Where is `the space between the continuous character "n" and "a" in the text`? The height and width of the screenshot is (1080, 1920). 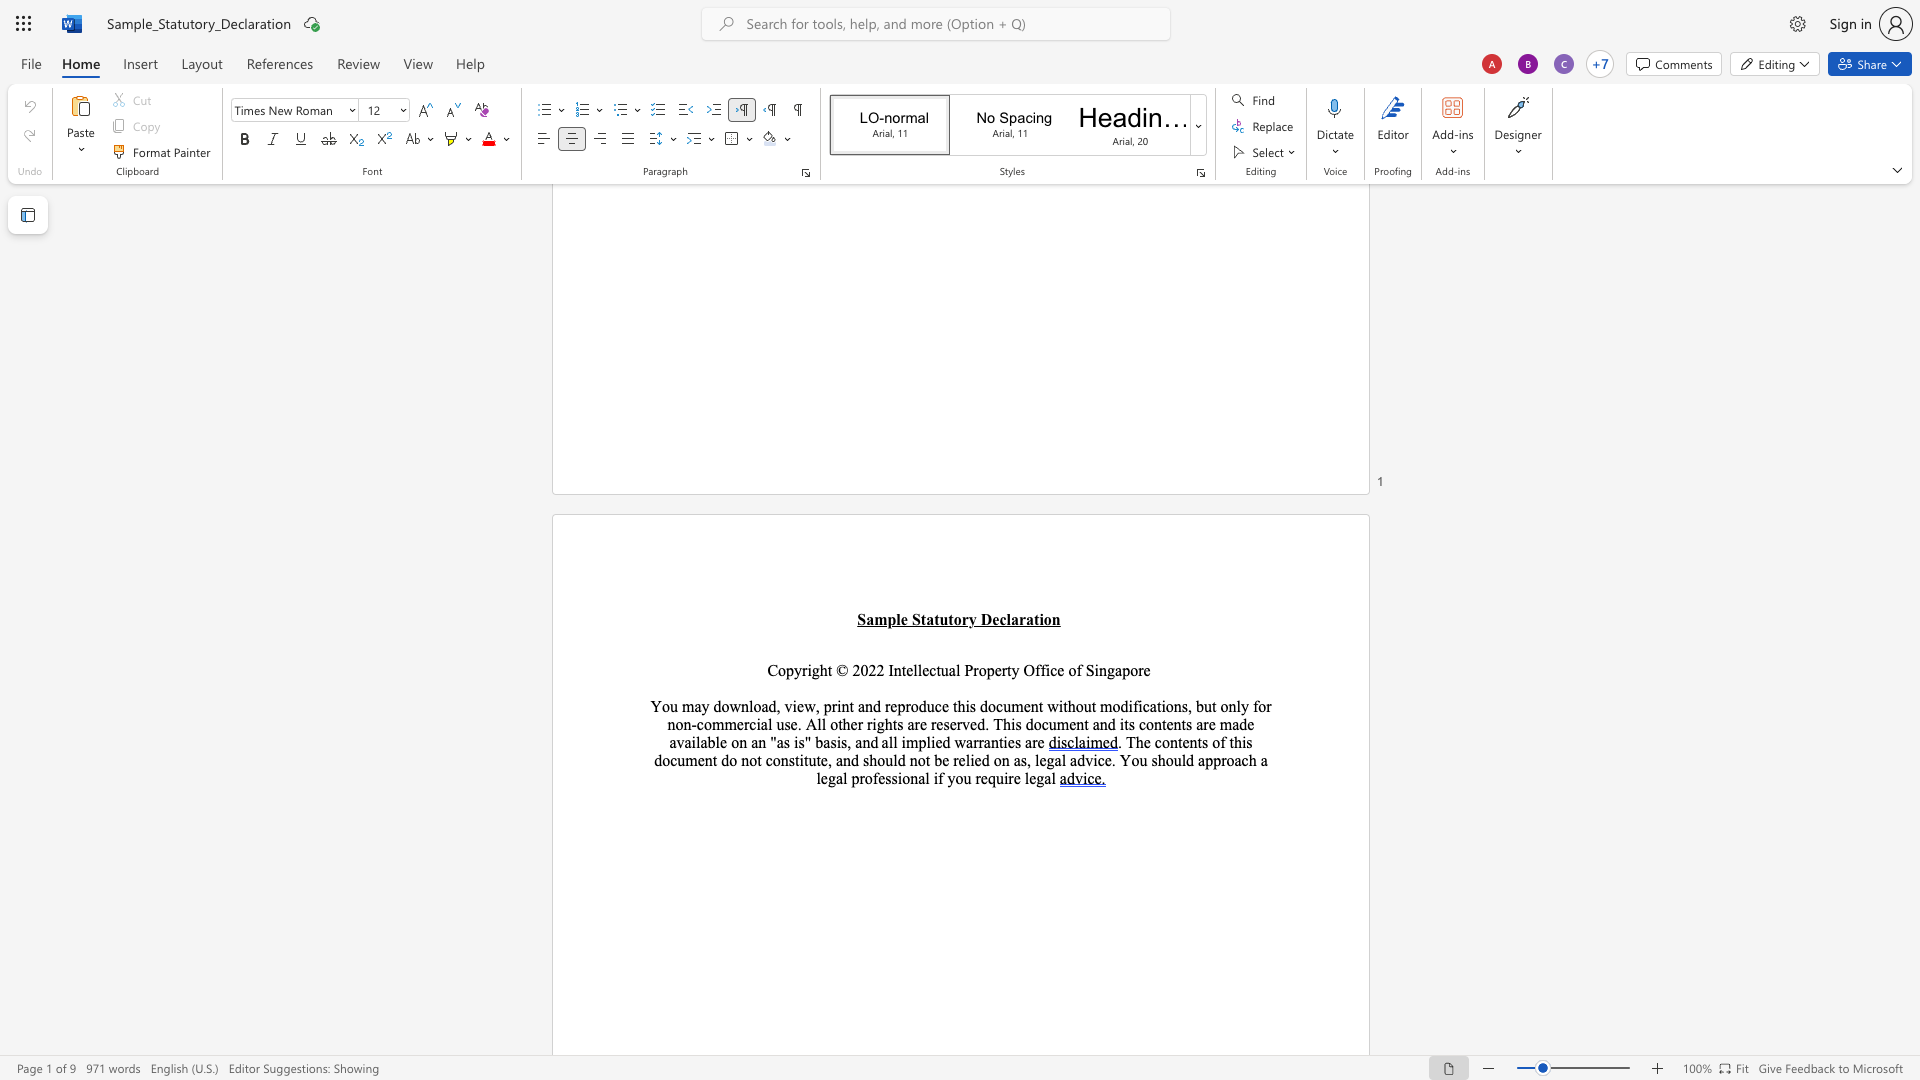 the space between the continuous character "n" and "a" in the text is located at coordinates (916, 777).